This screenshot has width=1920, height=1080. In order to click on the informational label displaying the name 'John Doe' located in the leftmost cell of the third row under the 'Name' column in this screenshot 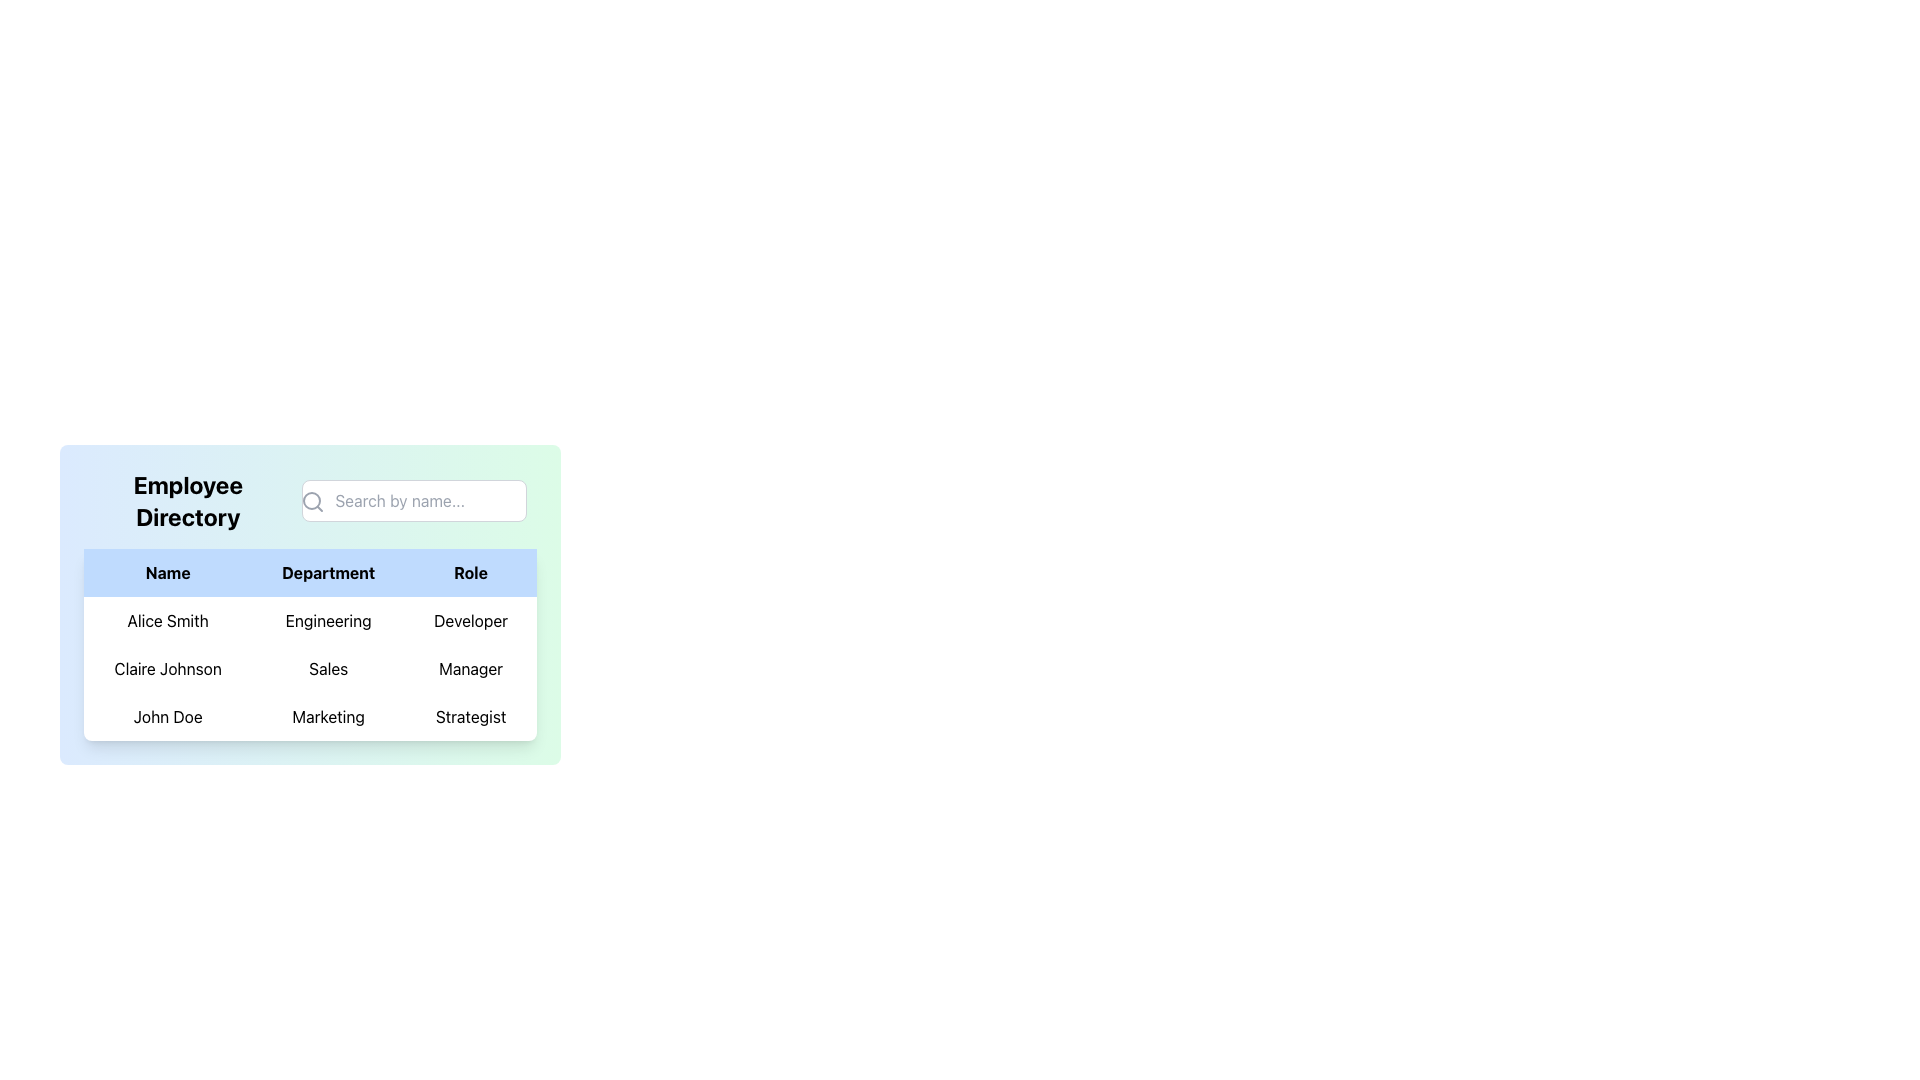, I will do `click(168, 716)`.